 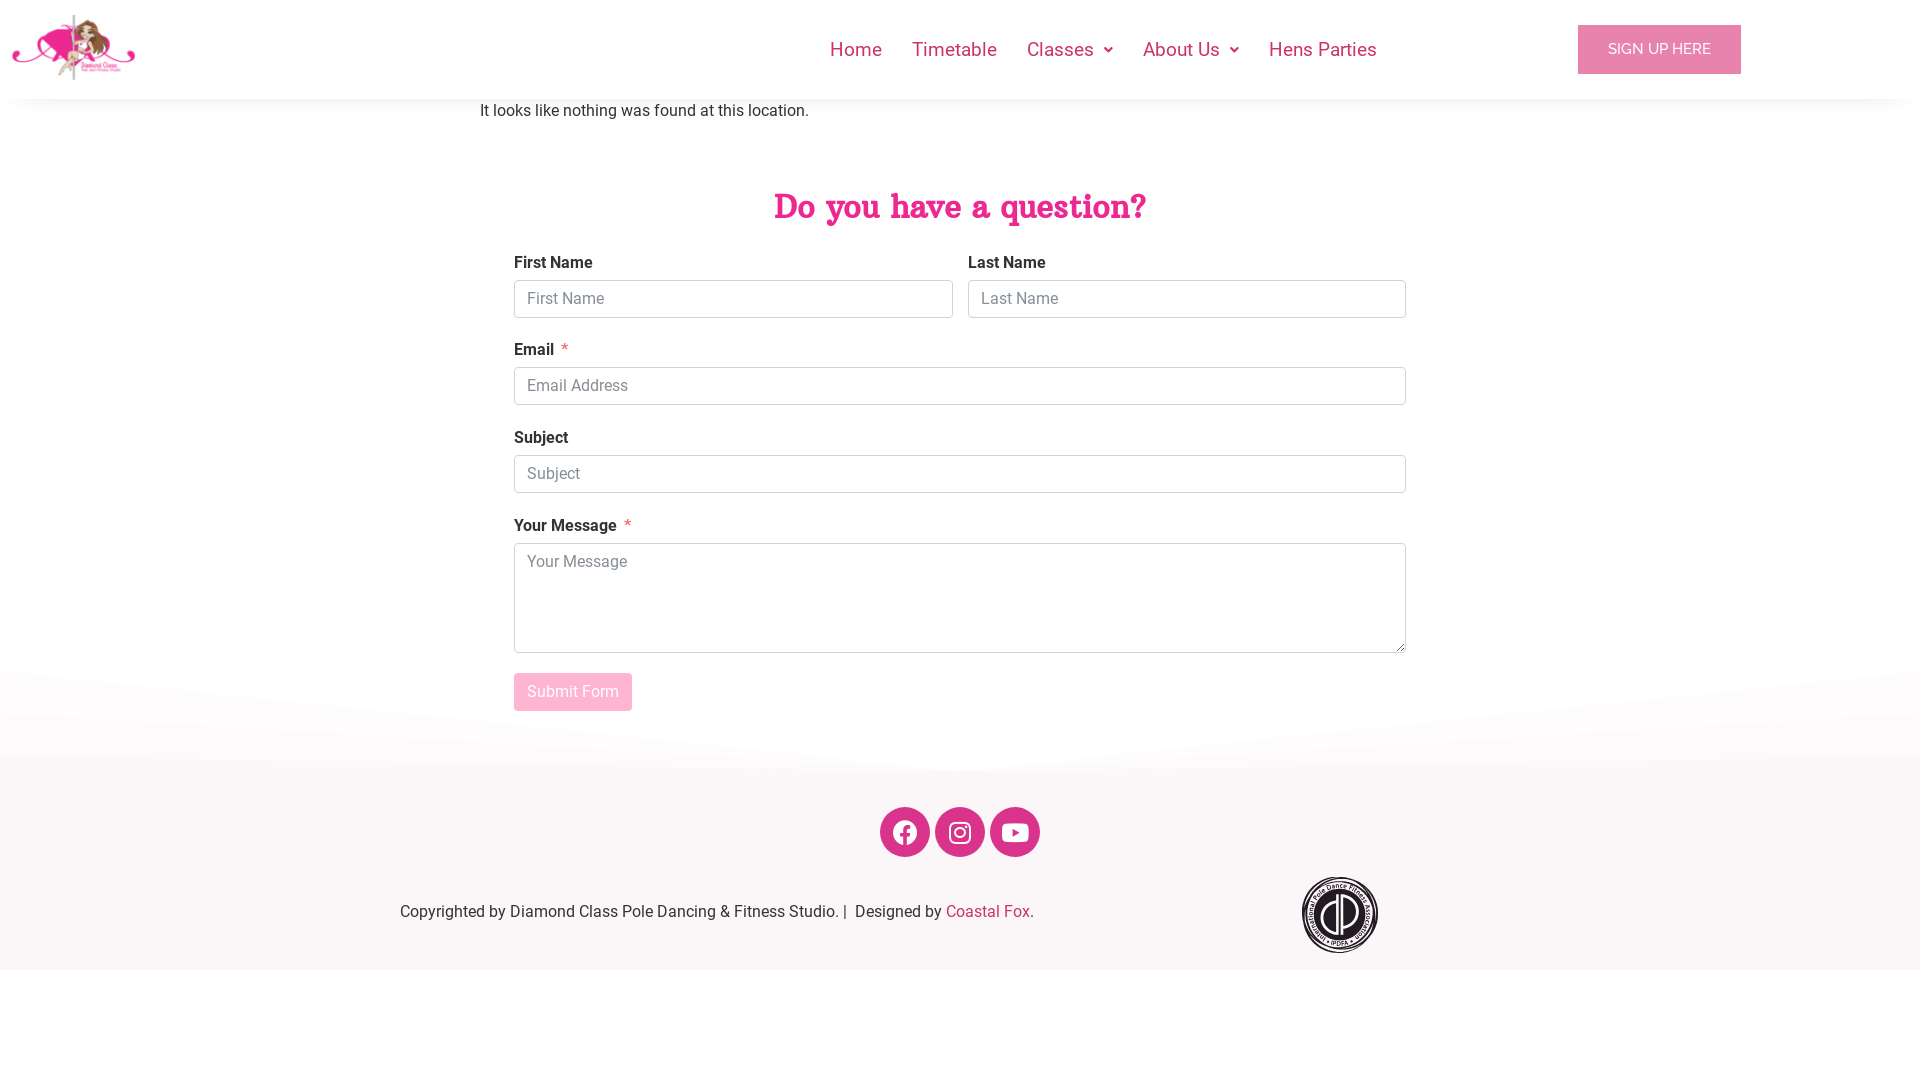 I want to click on 'Timetable', so click(x=953, y=48).